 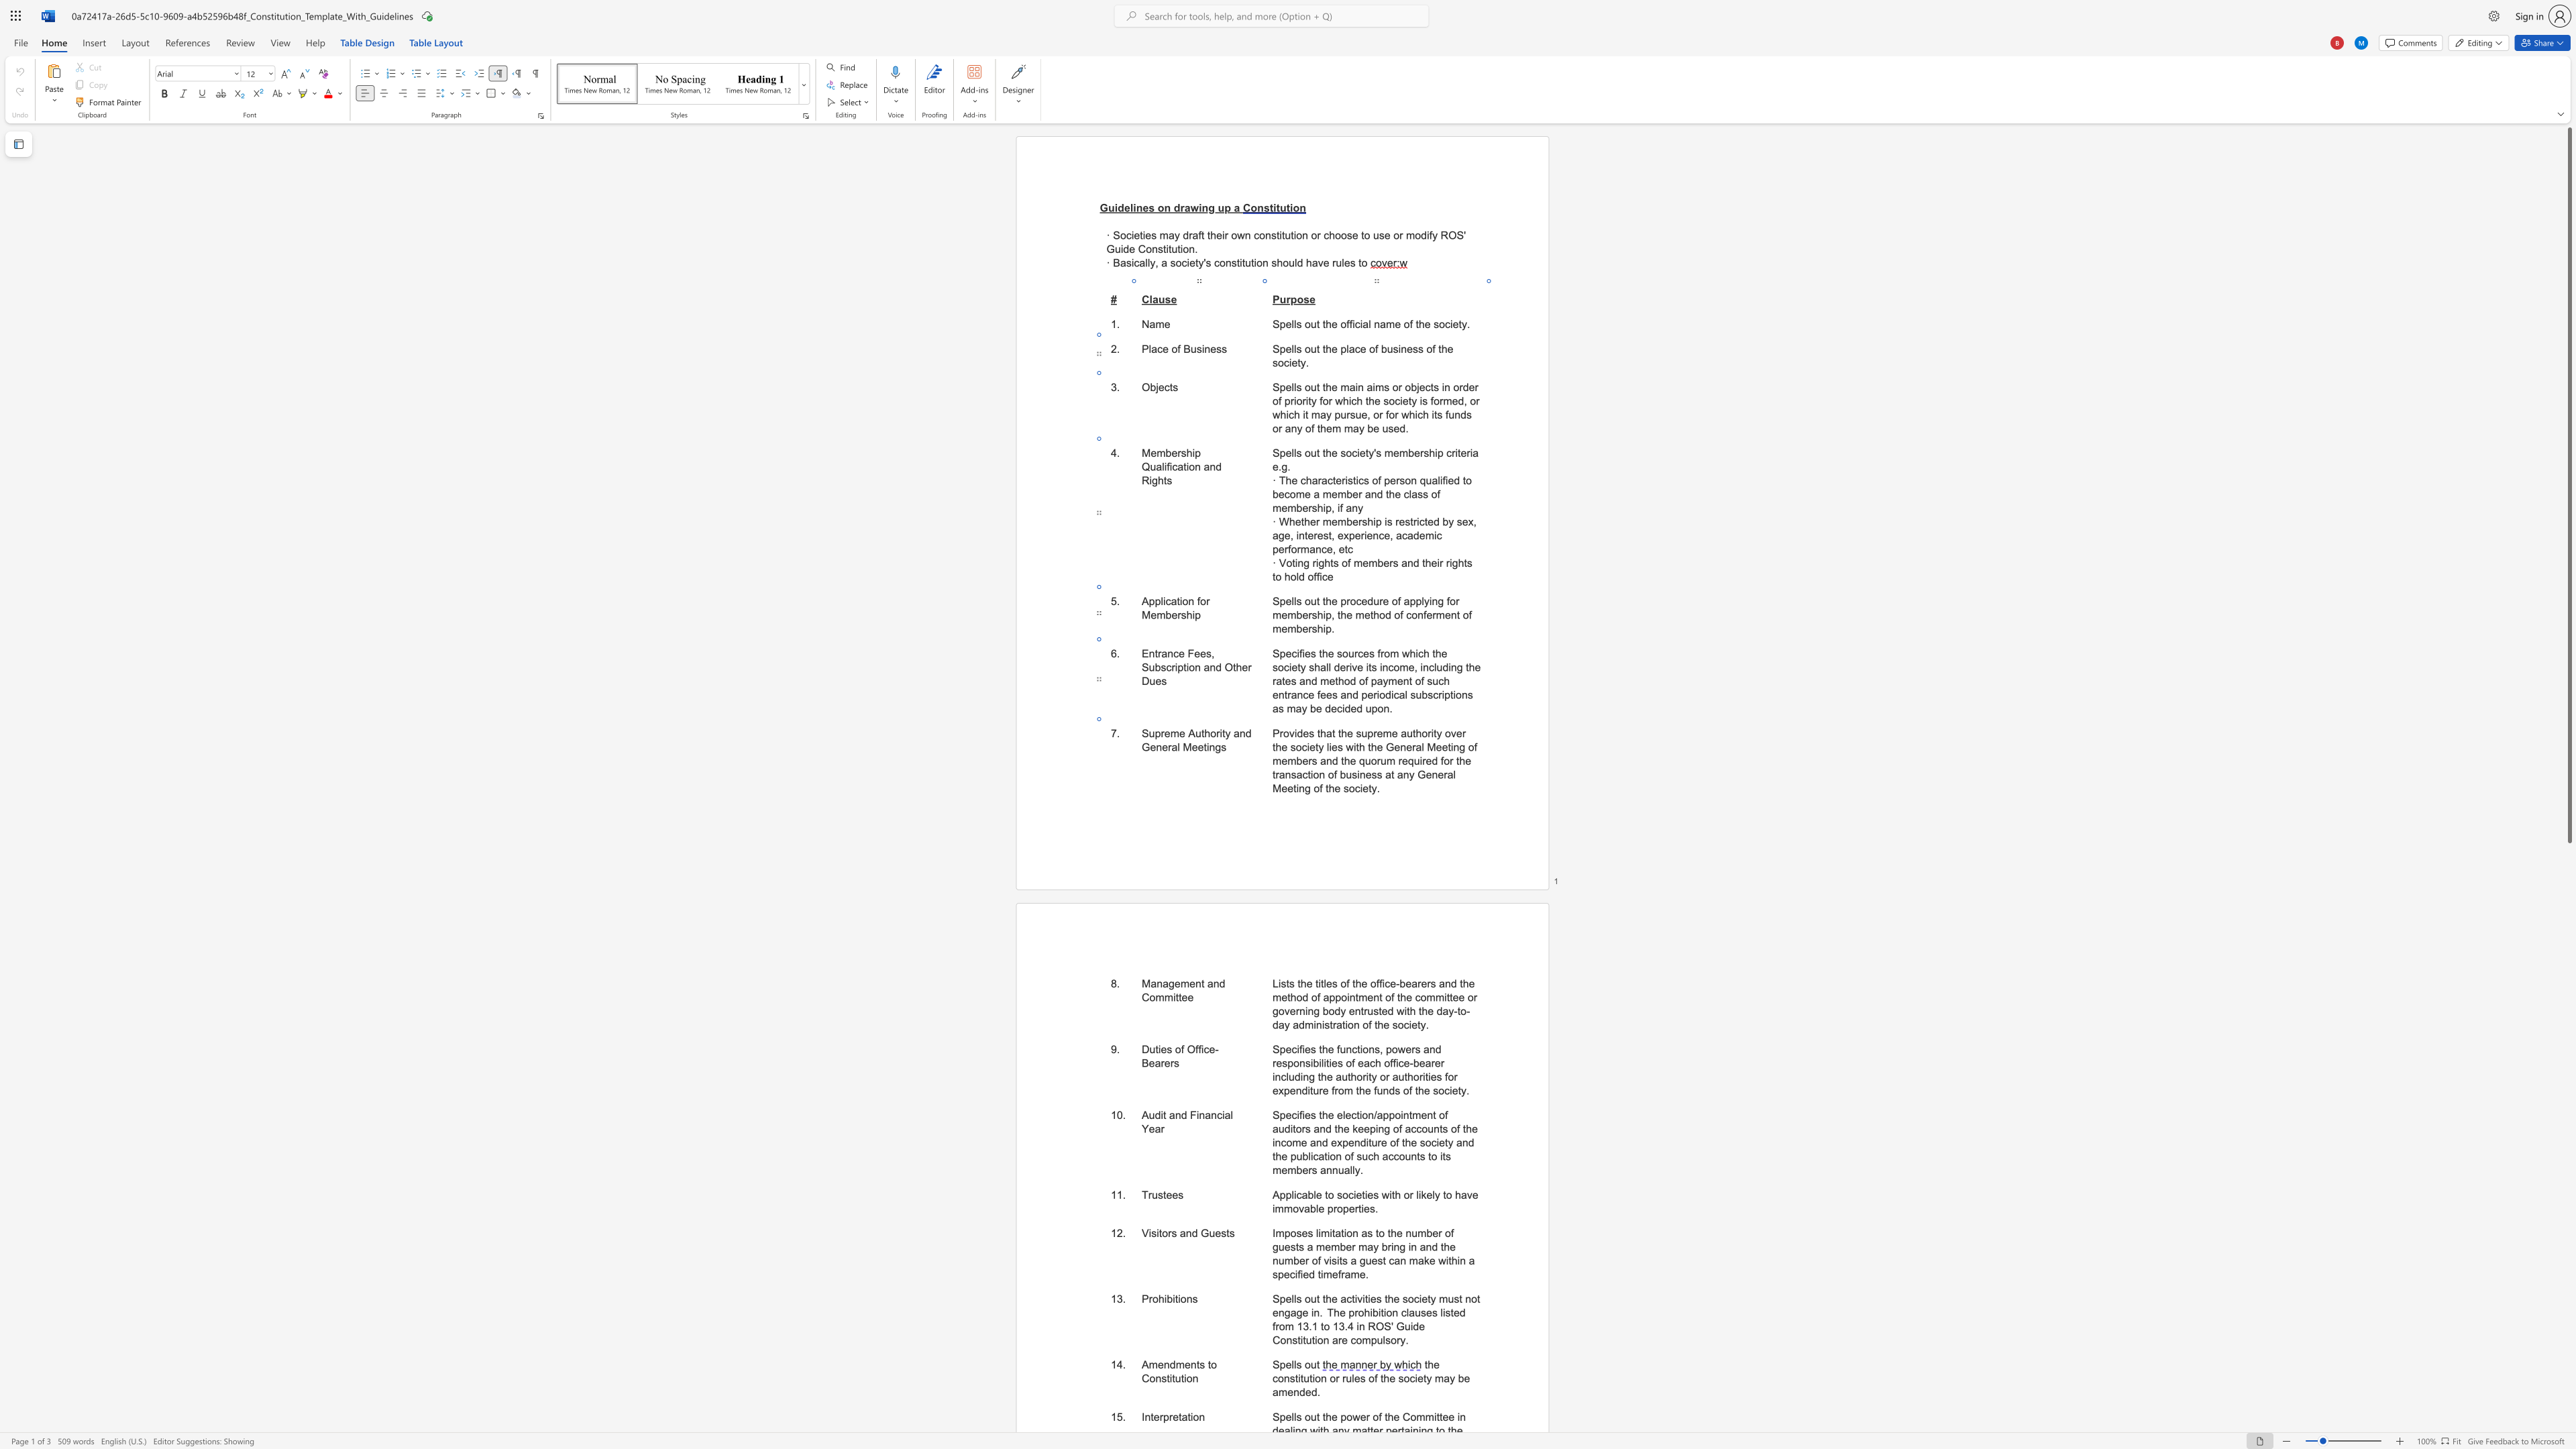 I want to click on the 2th character "s" in the text, so click(x=1357, y=733).